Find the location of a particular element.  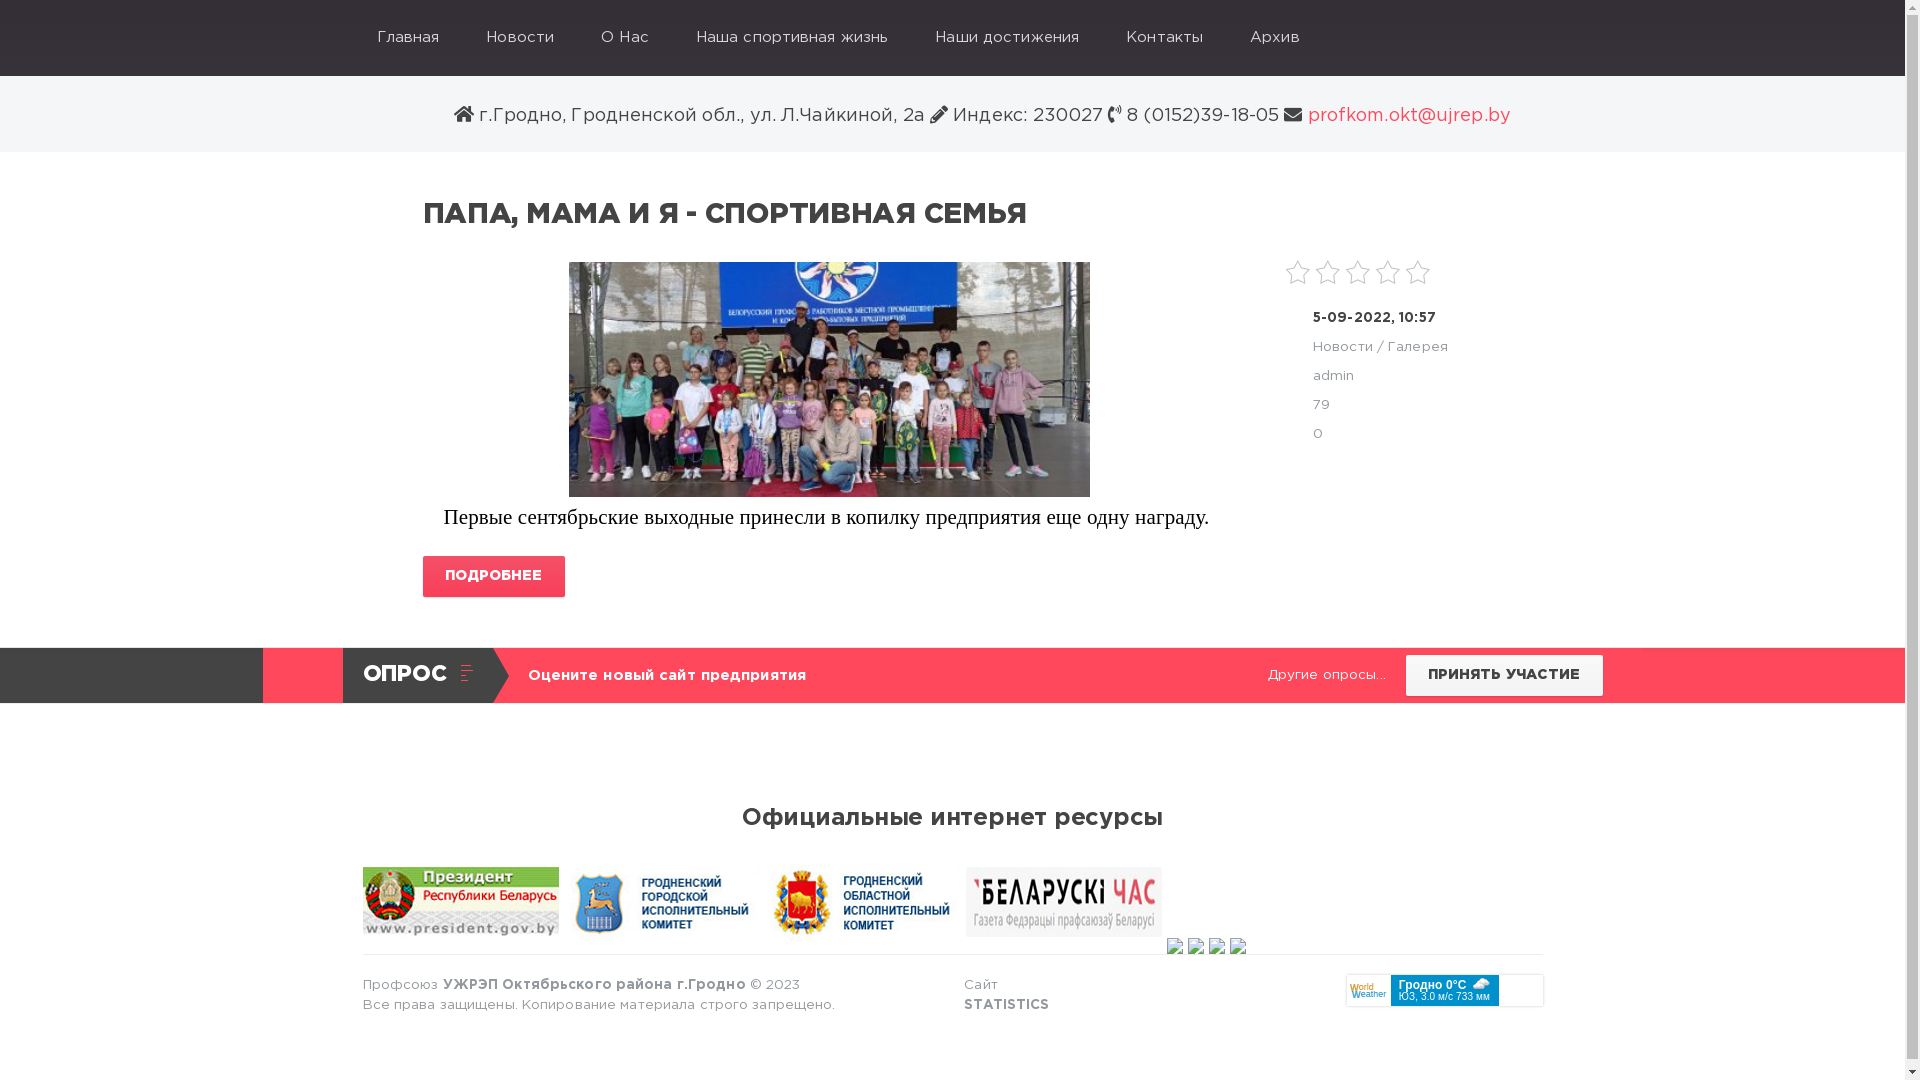

'5' is located at coordinates (1416, 272).